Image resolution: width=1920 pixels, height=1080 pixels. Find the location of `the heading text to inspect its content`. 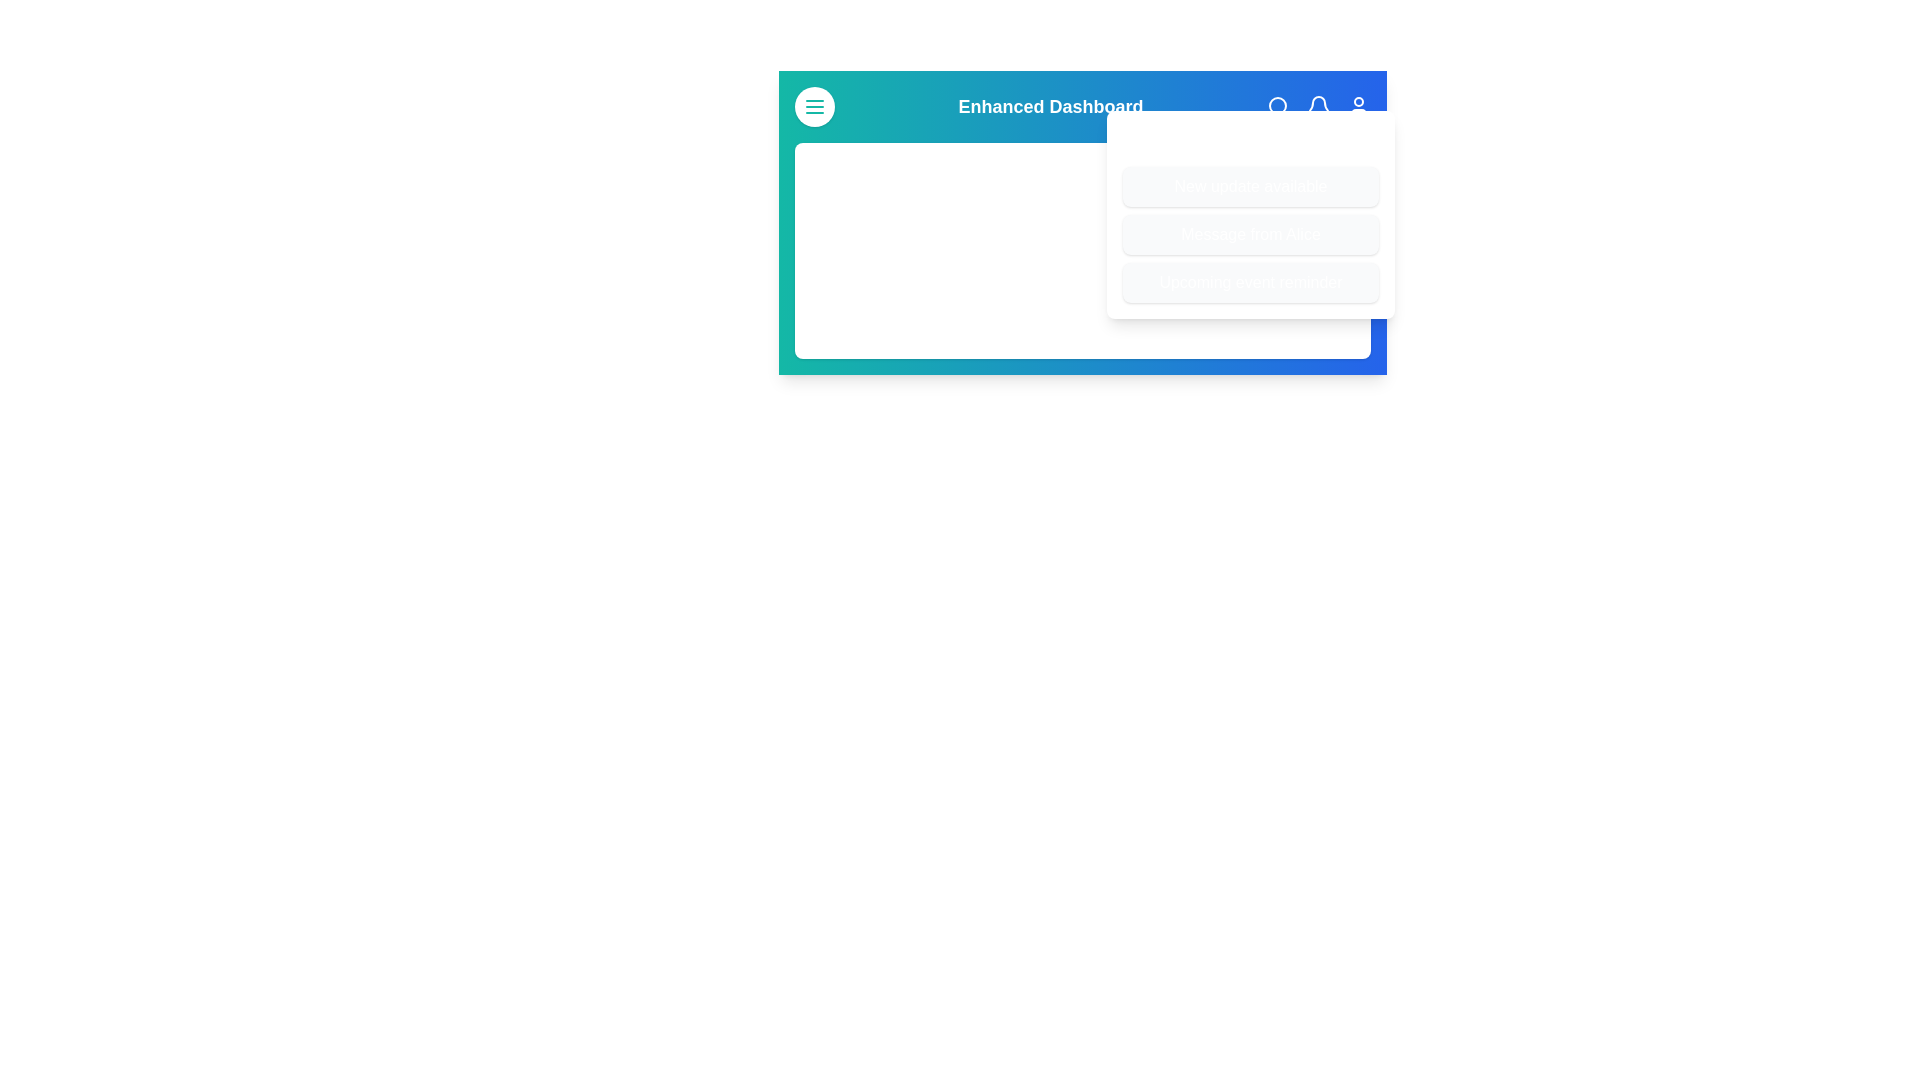

the heading text to inspect its content is located at coordinates (1082, 107).